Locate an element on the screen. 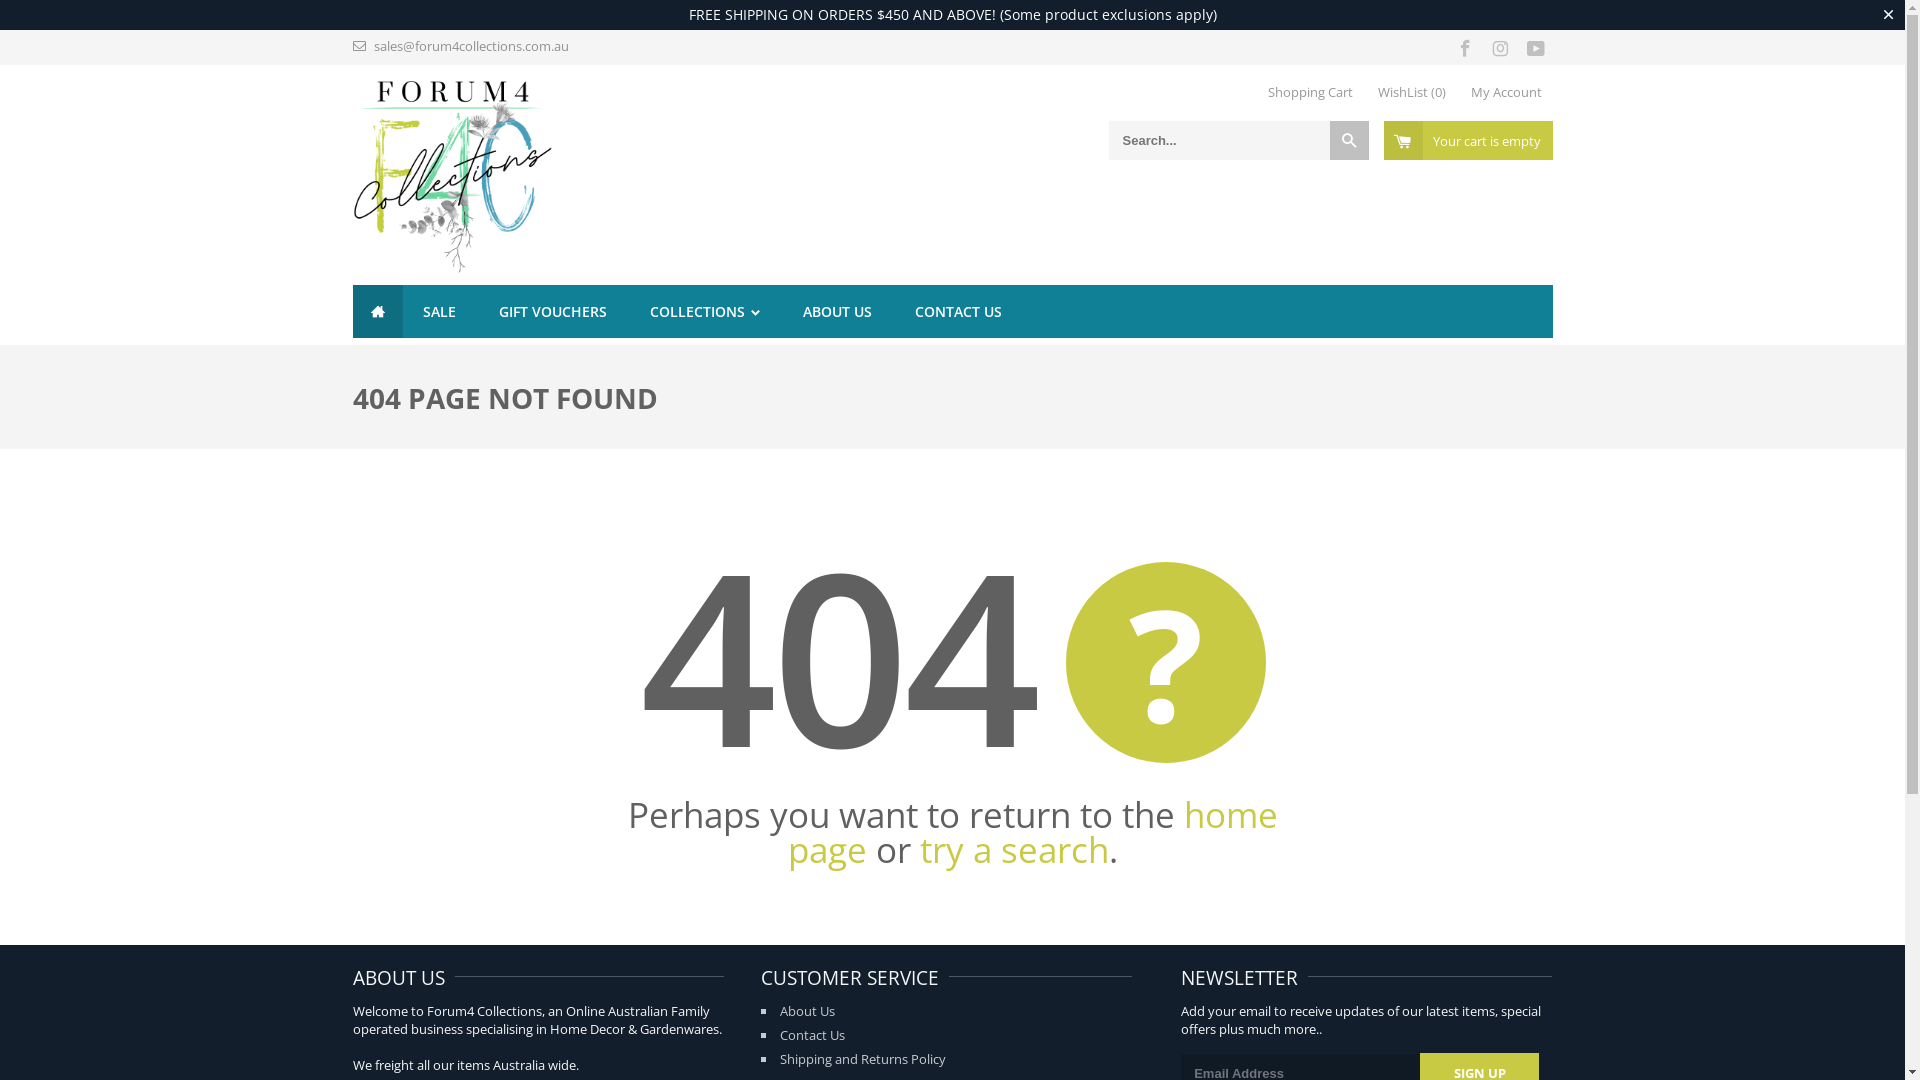 Image resolution: width=1920 pixels, height=1080 pixels. 'Forum4 Collections on Instagram' is located at coordinates (1499, 45).